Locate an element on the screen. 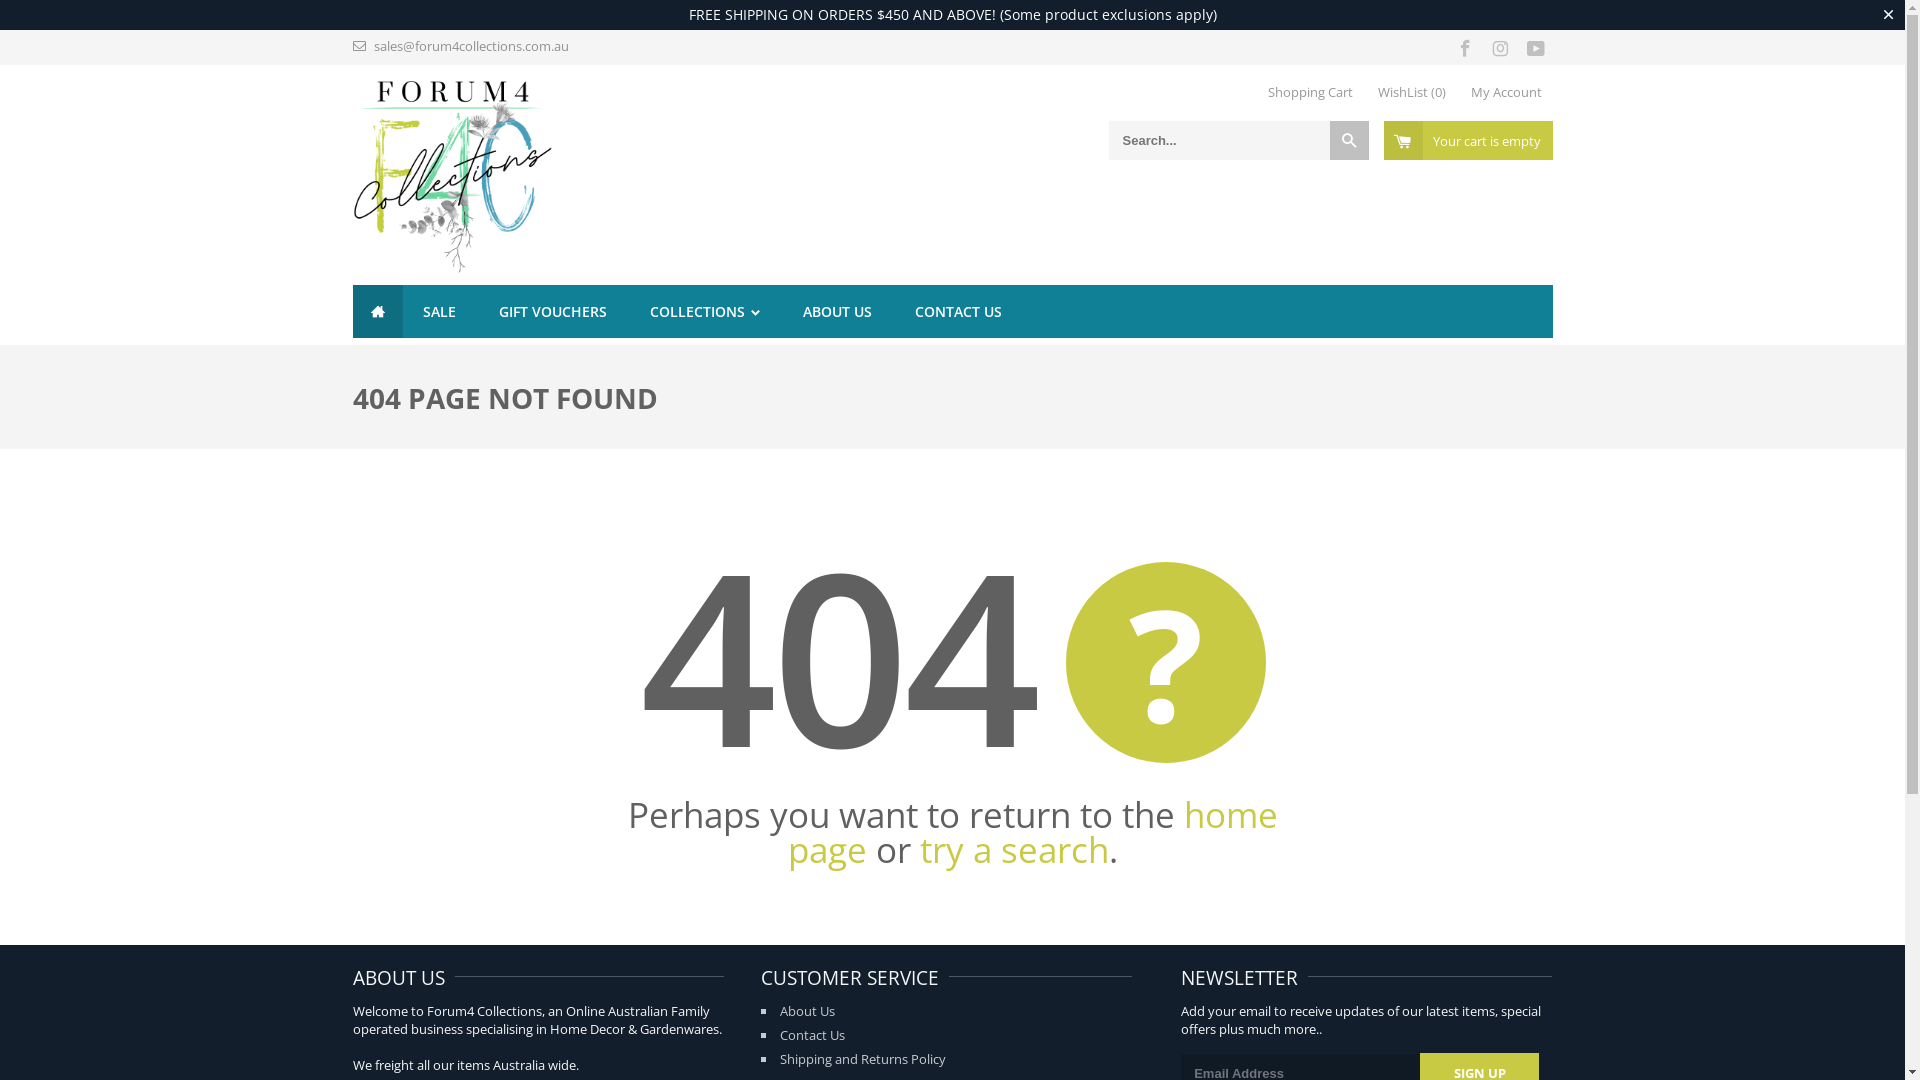 Image resolution: width=1920 pixels, height=1080 pixels. 'Forum4 Collections on Instagram' is located at coordinates (1499, 45).